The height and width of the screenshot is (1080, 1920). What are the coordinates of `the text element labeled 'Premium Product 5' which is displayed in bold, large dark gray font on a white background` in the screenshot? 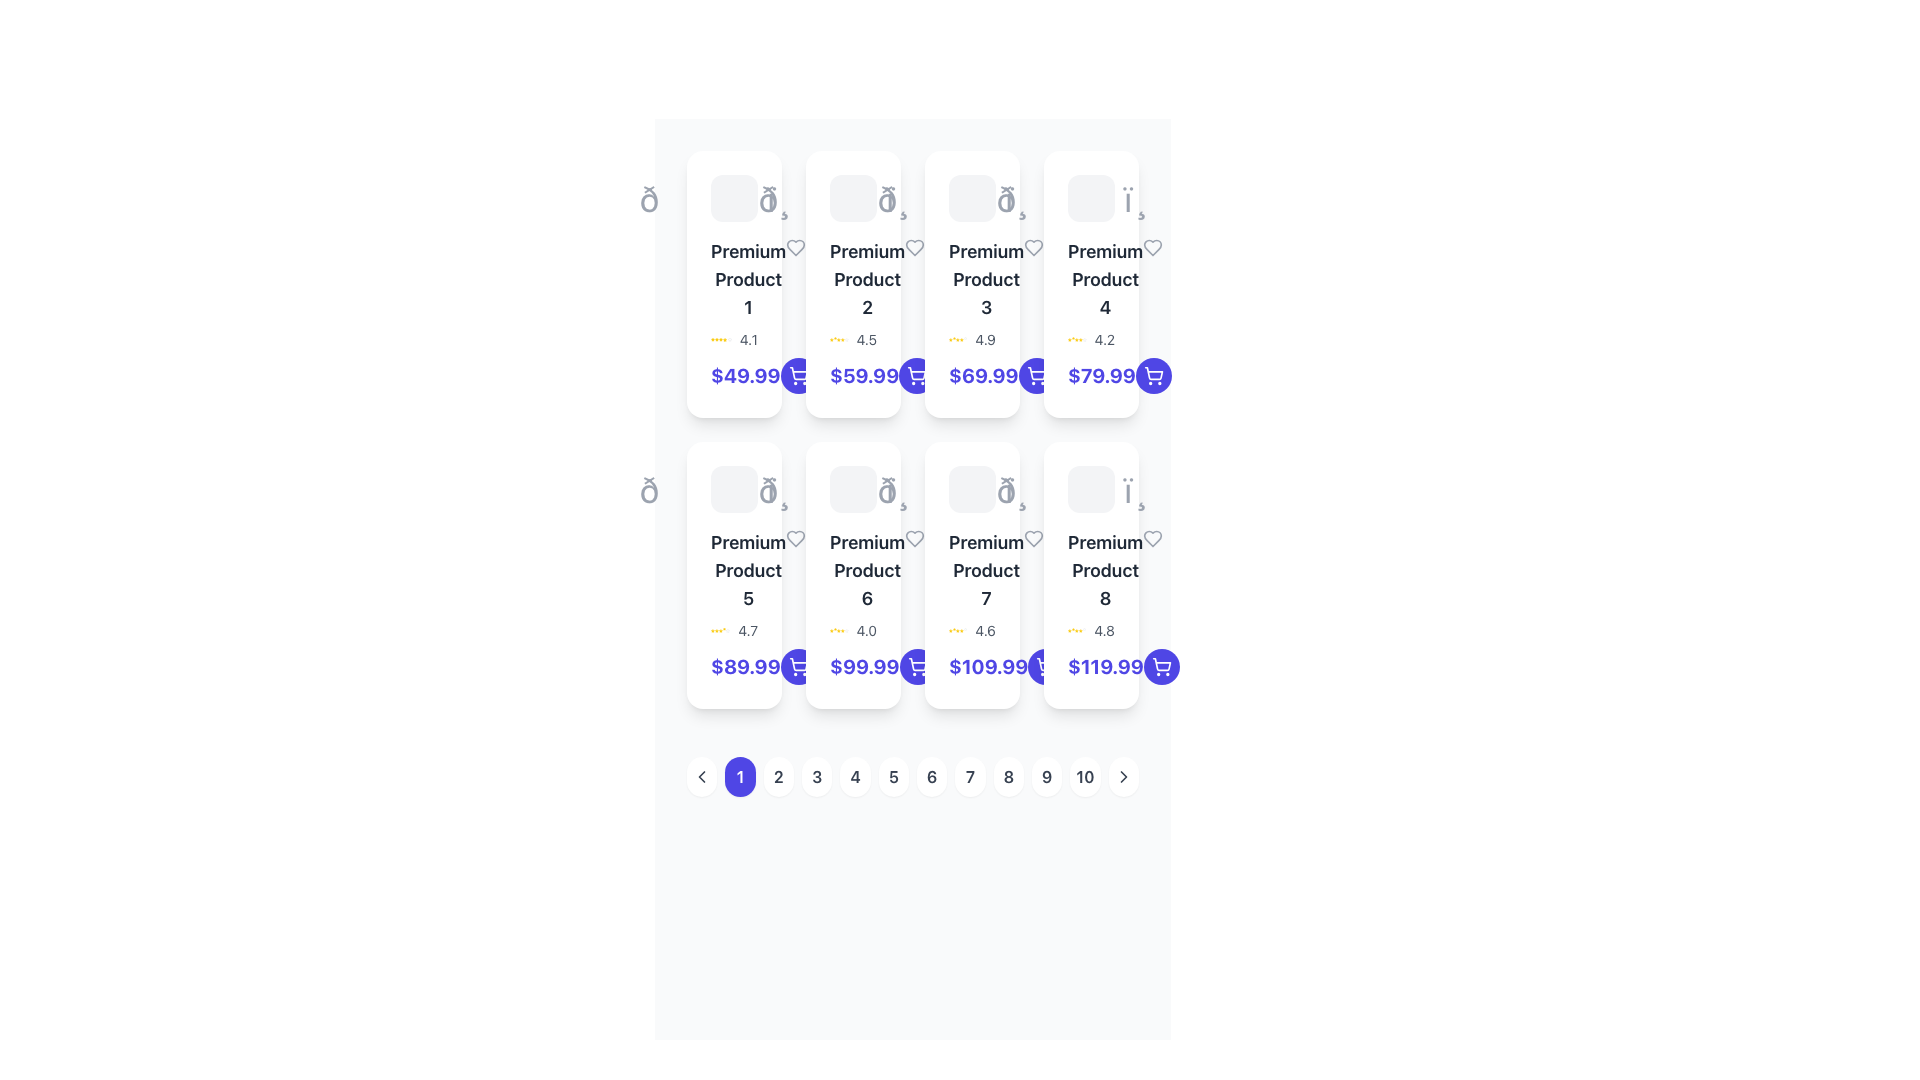 It's located at (747, 570).